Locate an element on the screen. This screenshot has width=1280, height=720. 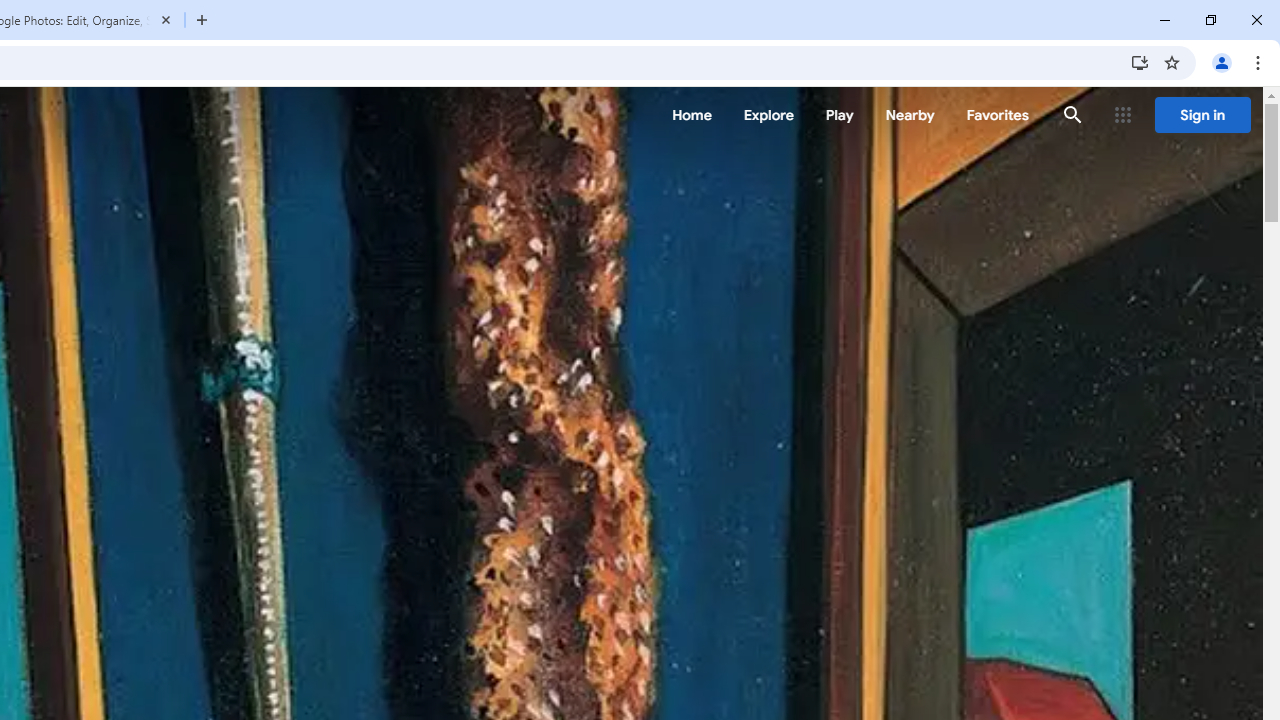
'Chrome' is located at coordinates (1259, 61).